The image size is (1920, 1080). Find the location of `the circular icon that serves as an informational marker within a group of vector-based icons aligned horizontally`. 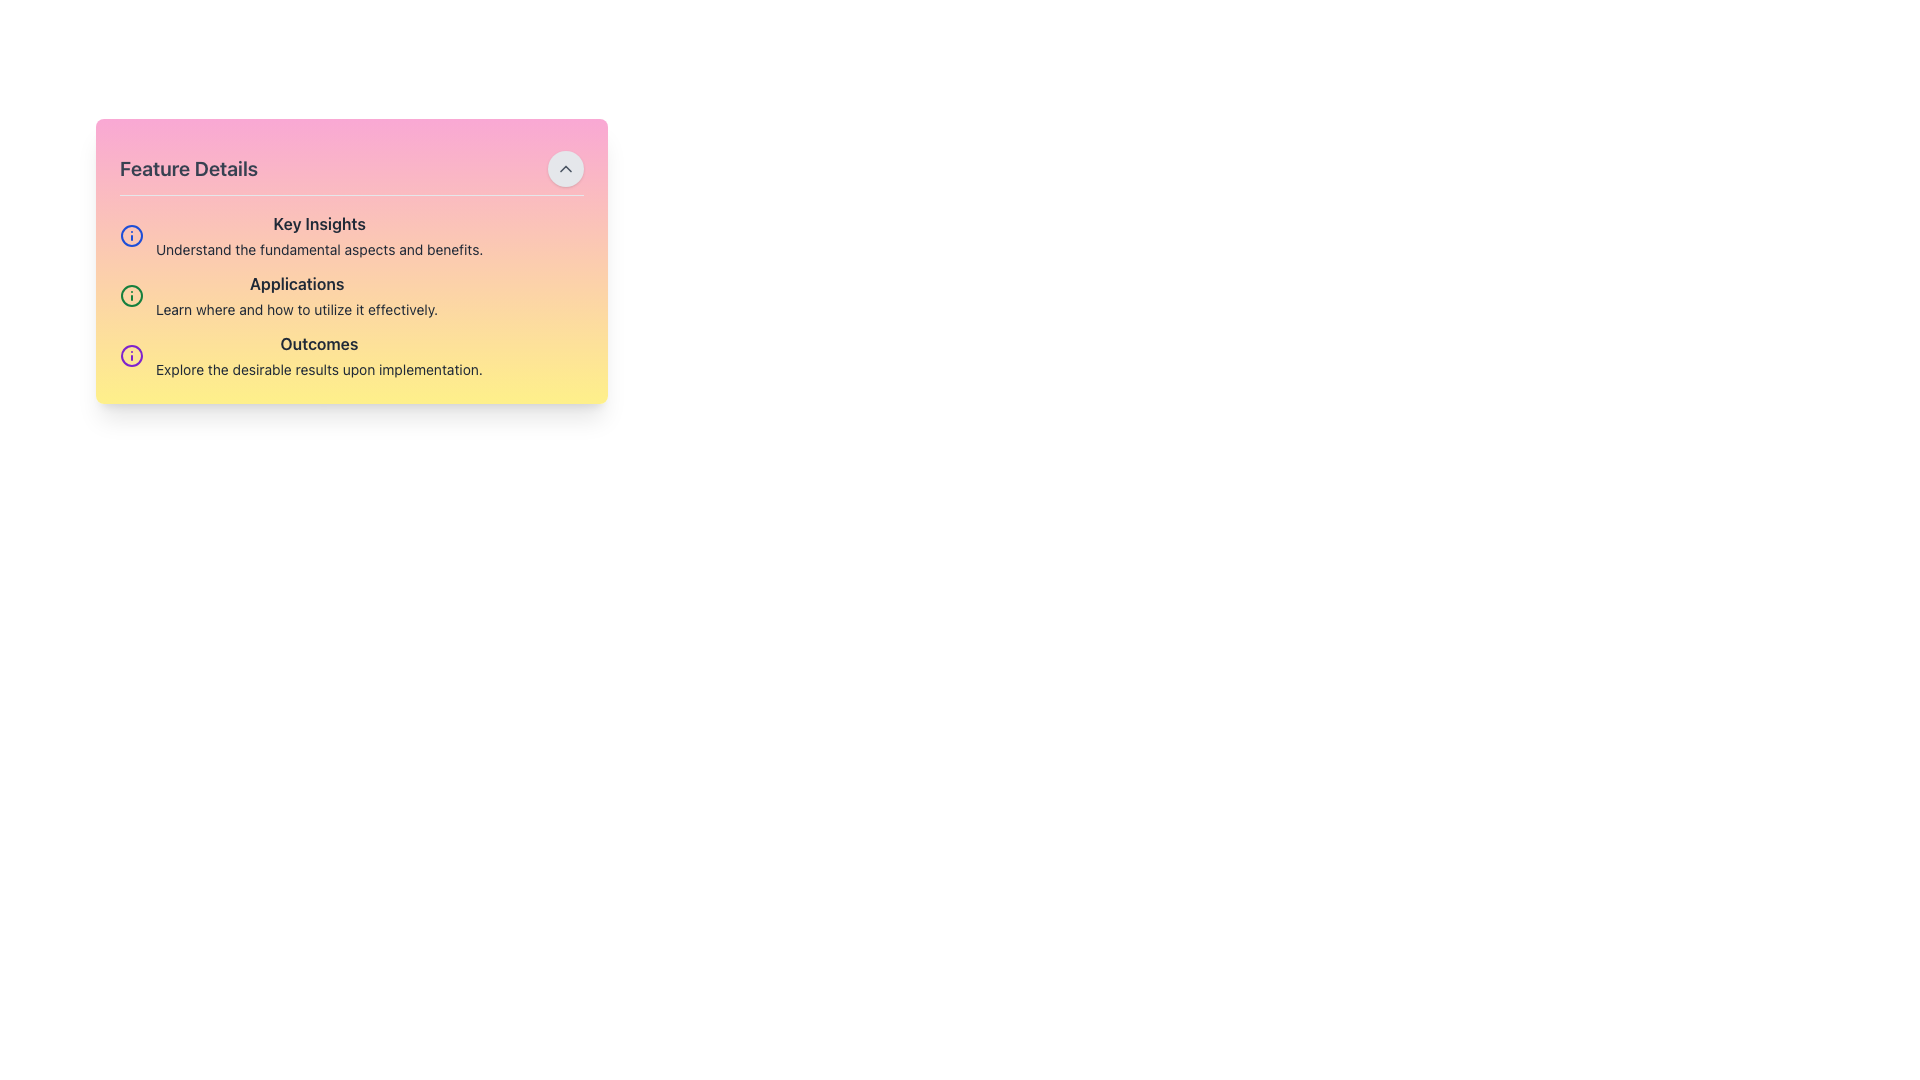

the circular icon that serves as an informational marker within a group of vector-based icons aligned horizontally is located at coordinates (131, 354).